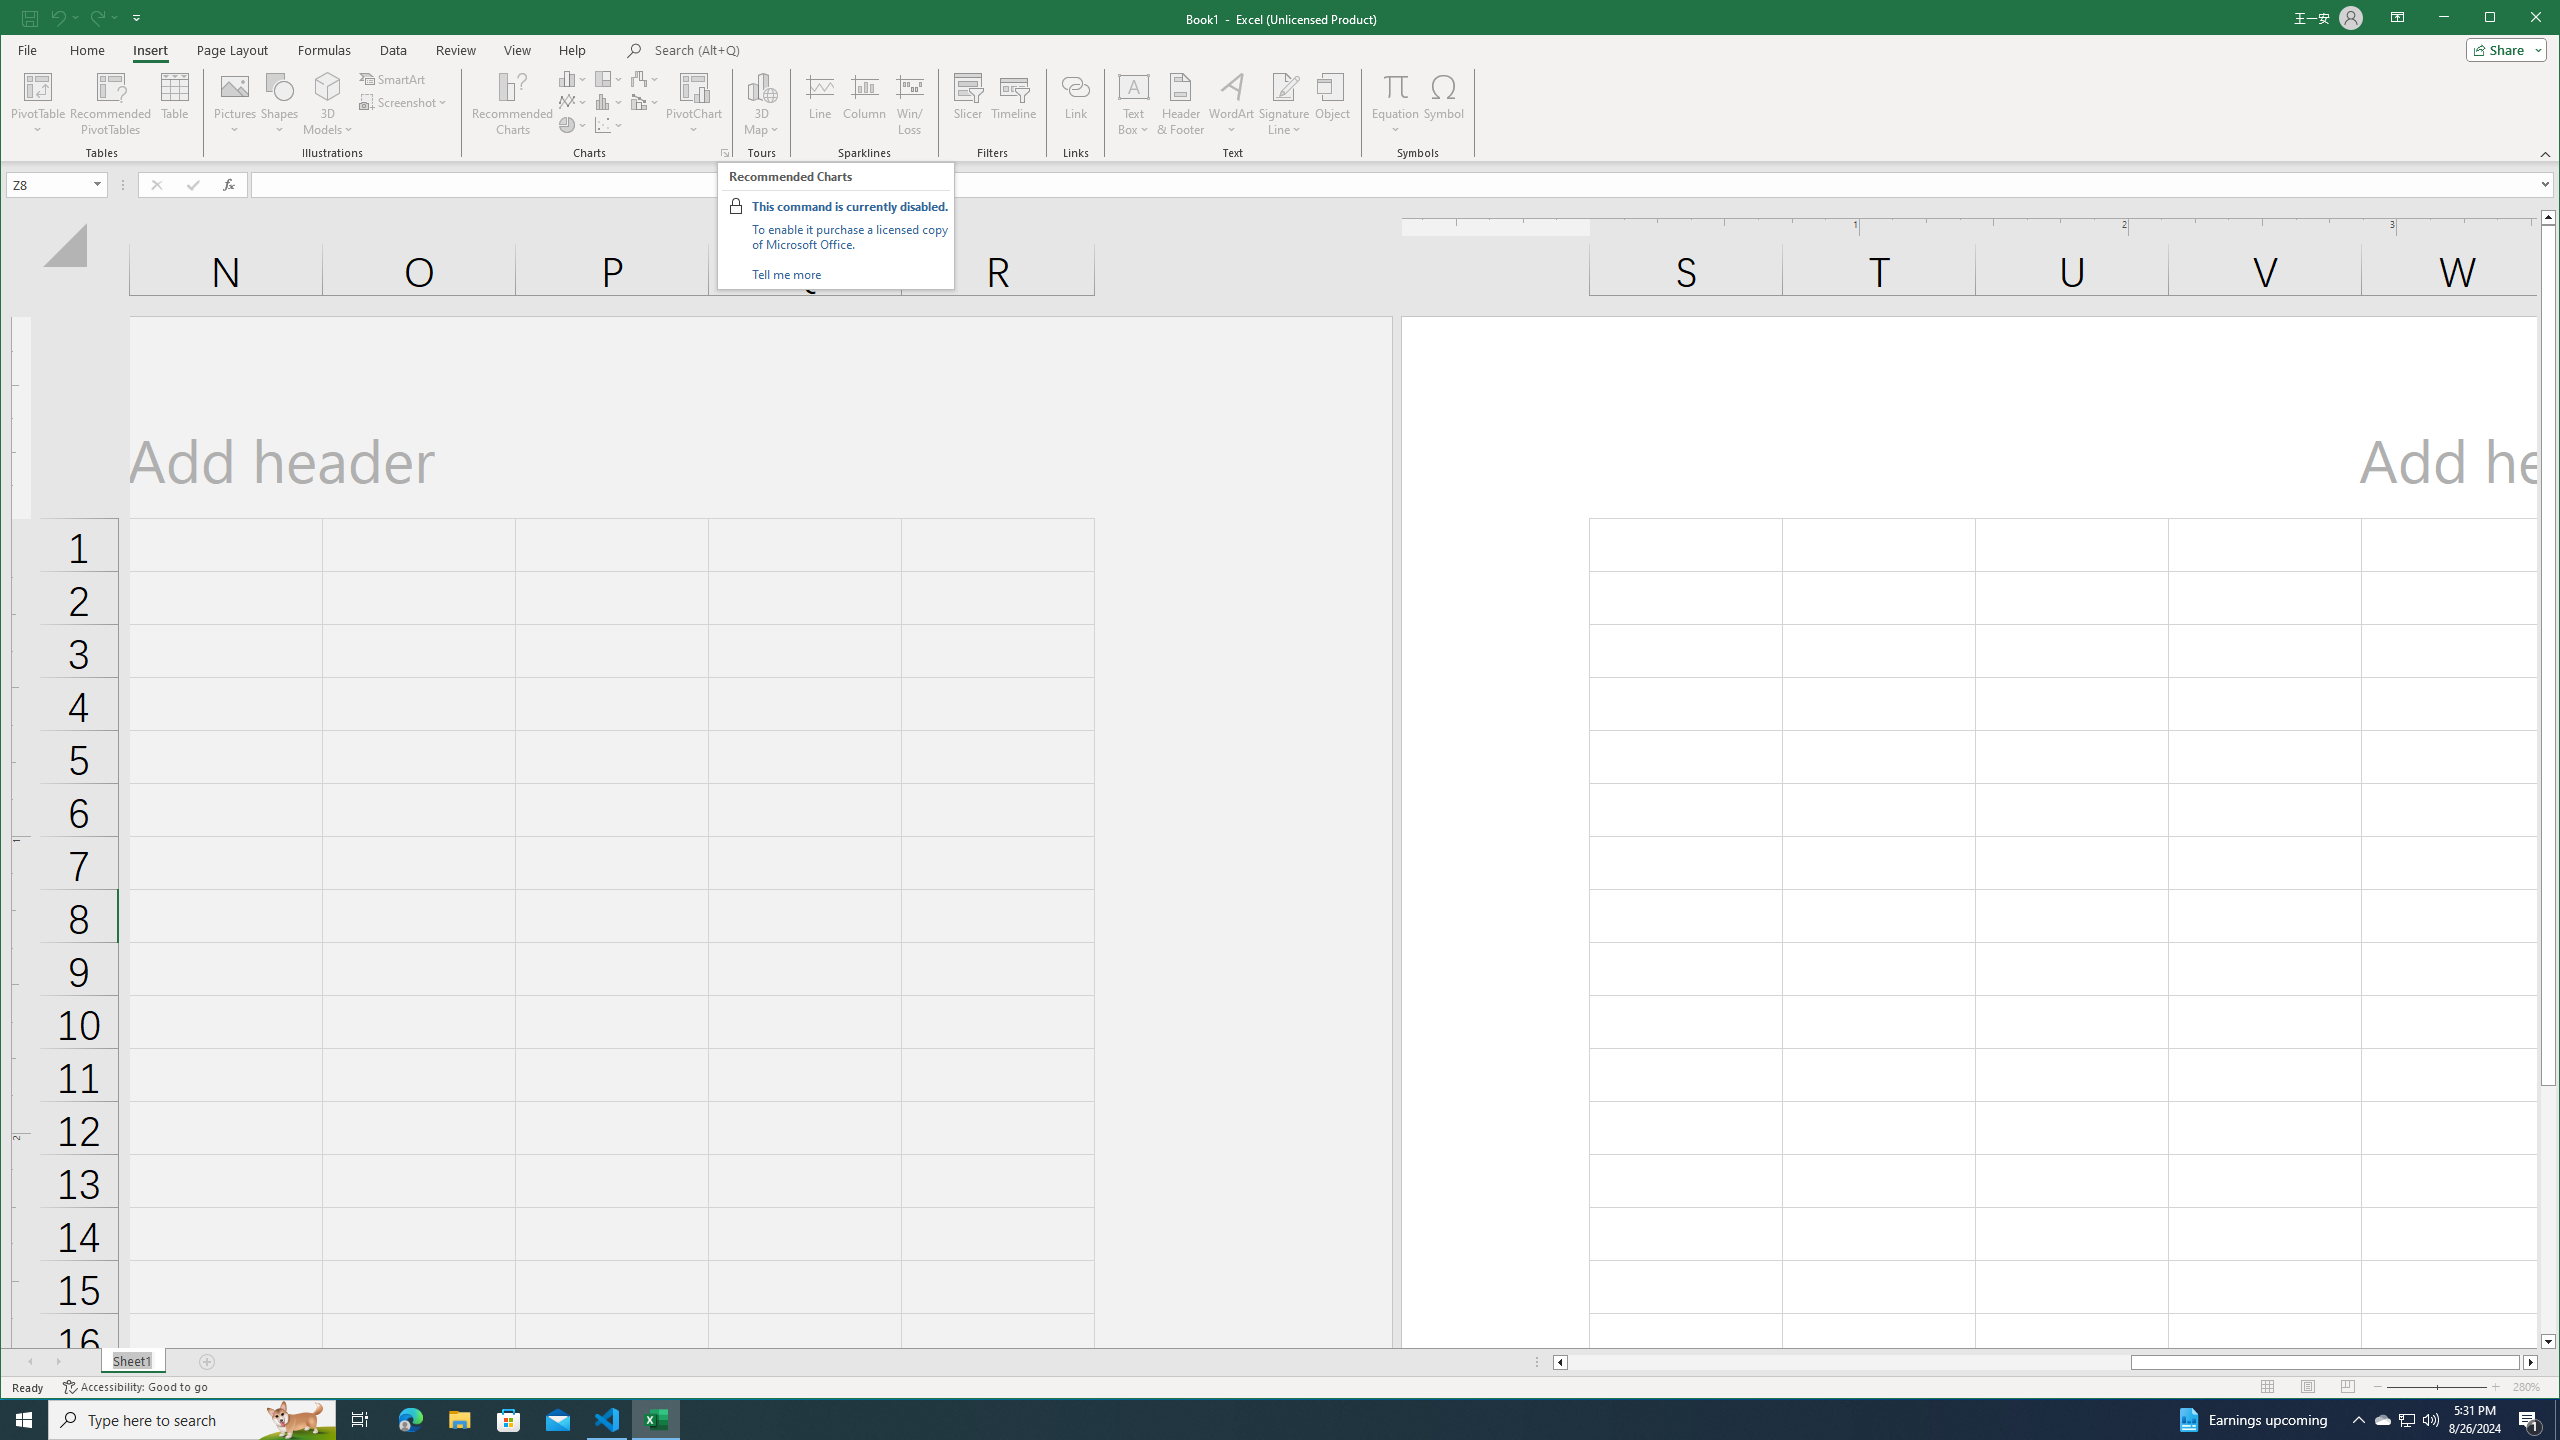 This screenshot has height=1440, width=2560. I want to click on 'Insert Pie or Doughnut Chart', so click(572, 125).